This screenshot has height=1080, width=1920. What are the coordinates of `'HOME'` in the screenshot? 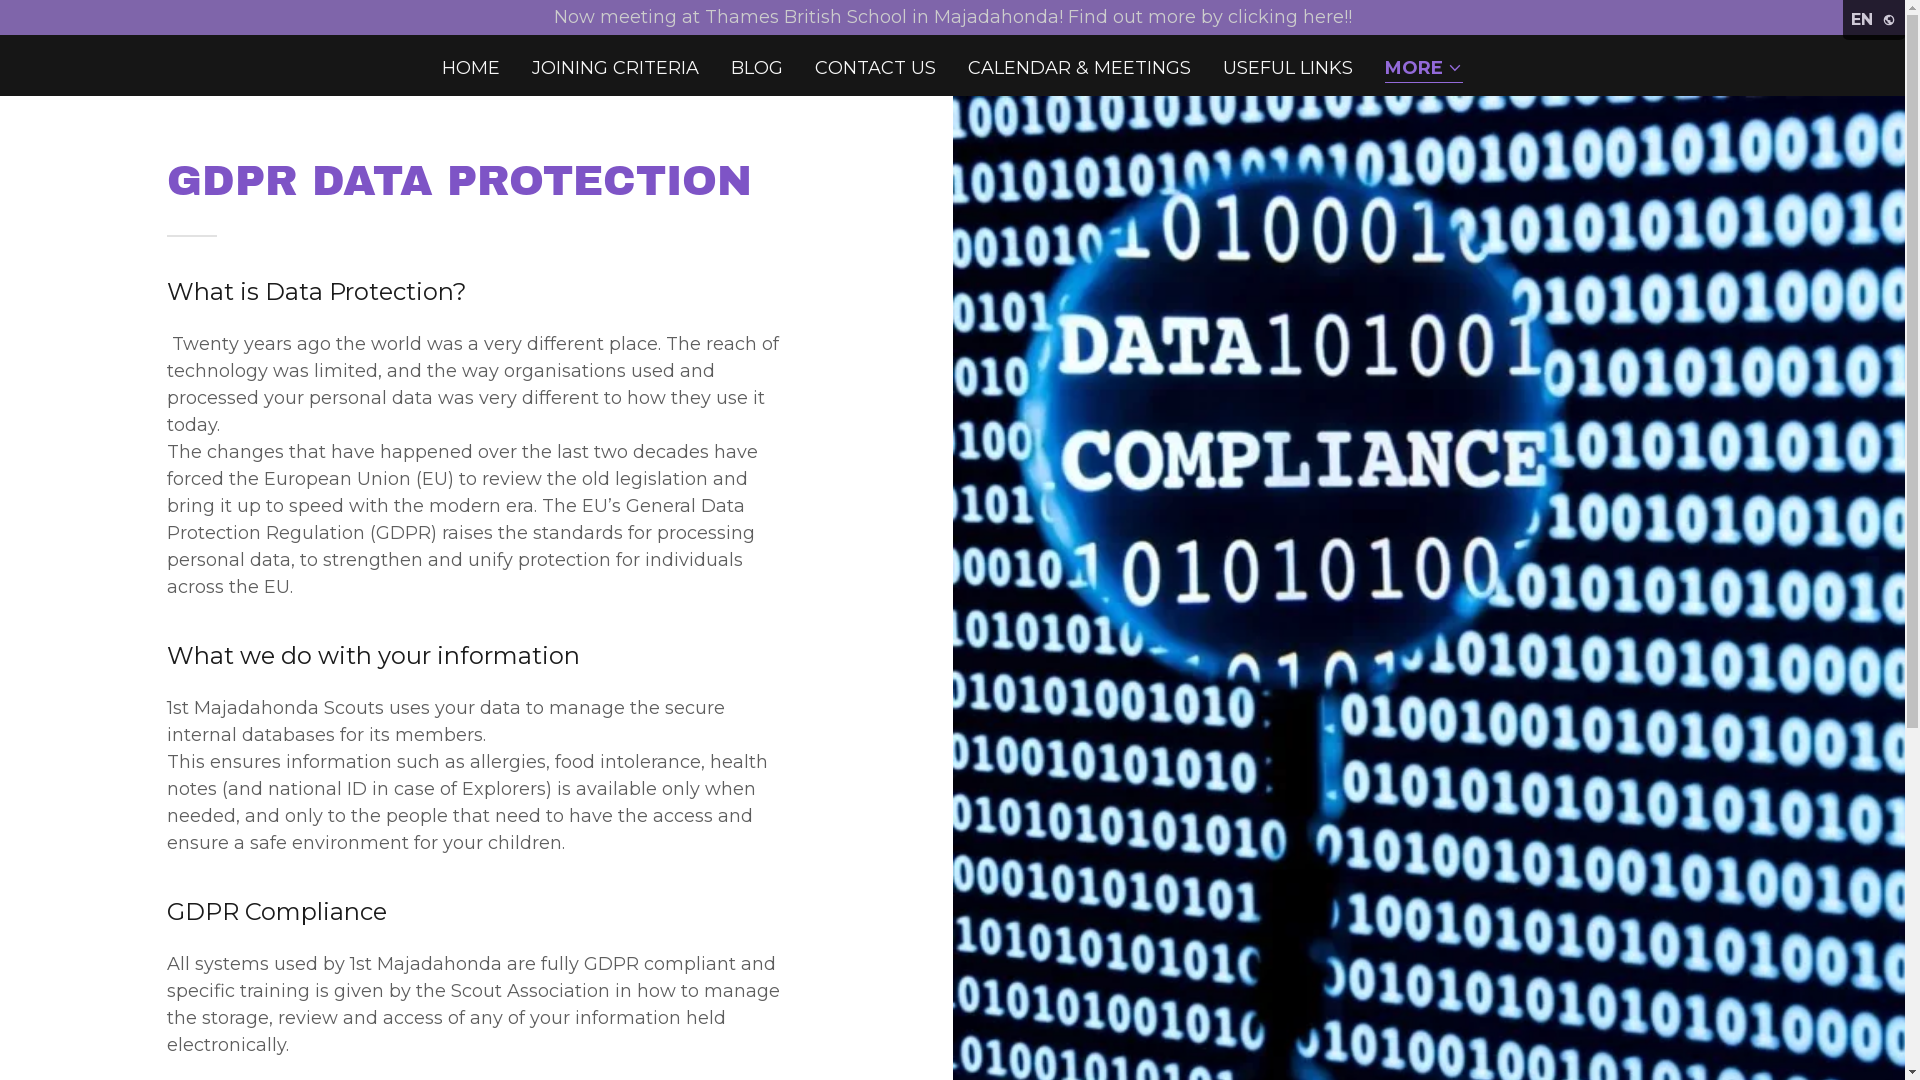 It's located at (469, 67).